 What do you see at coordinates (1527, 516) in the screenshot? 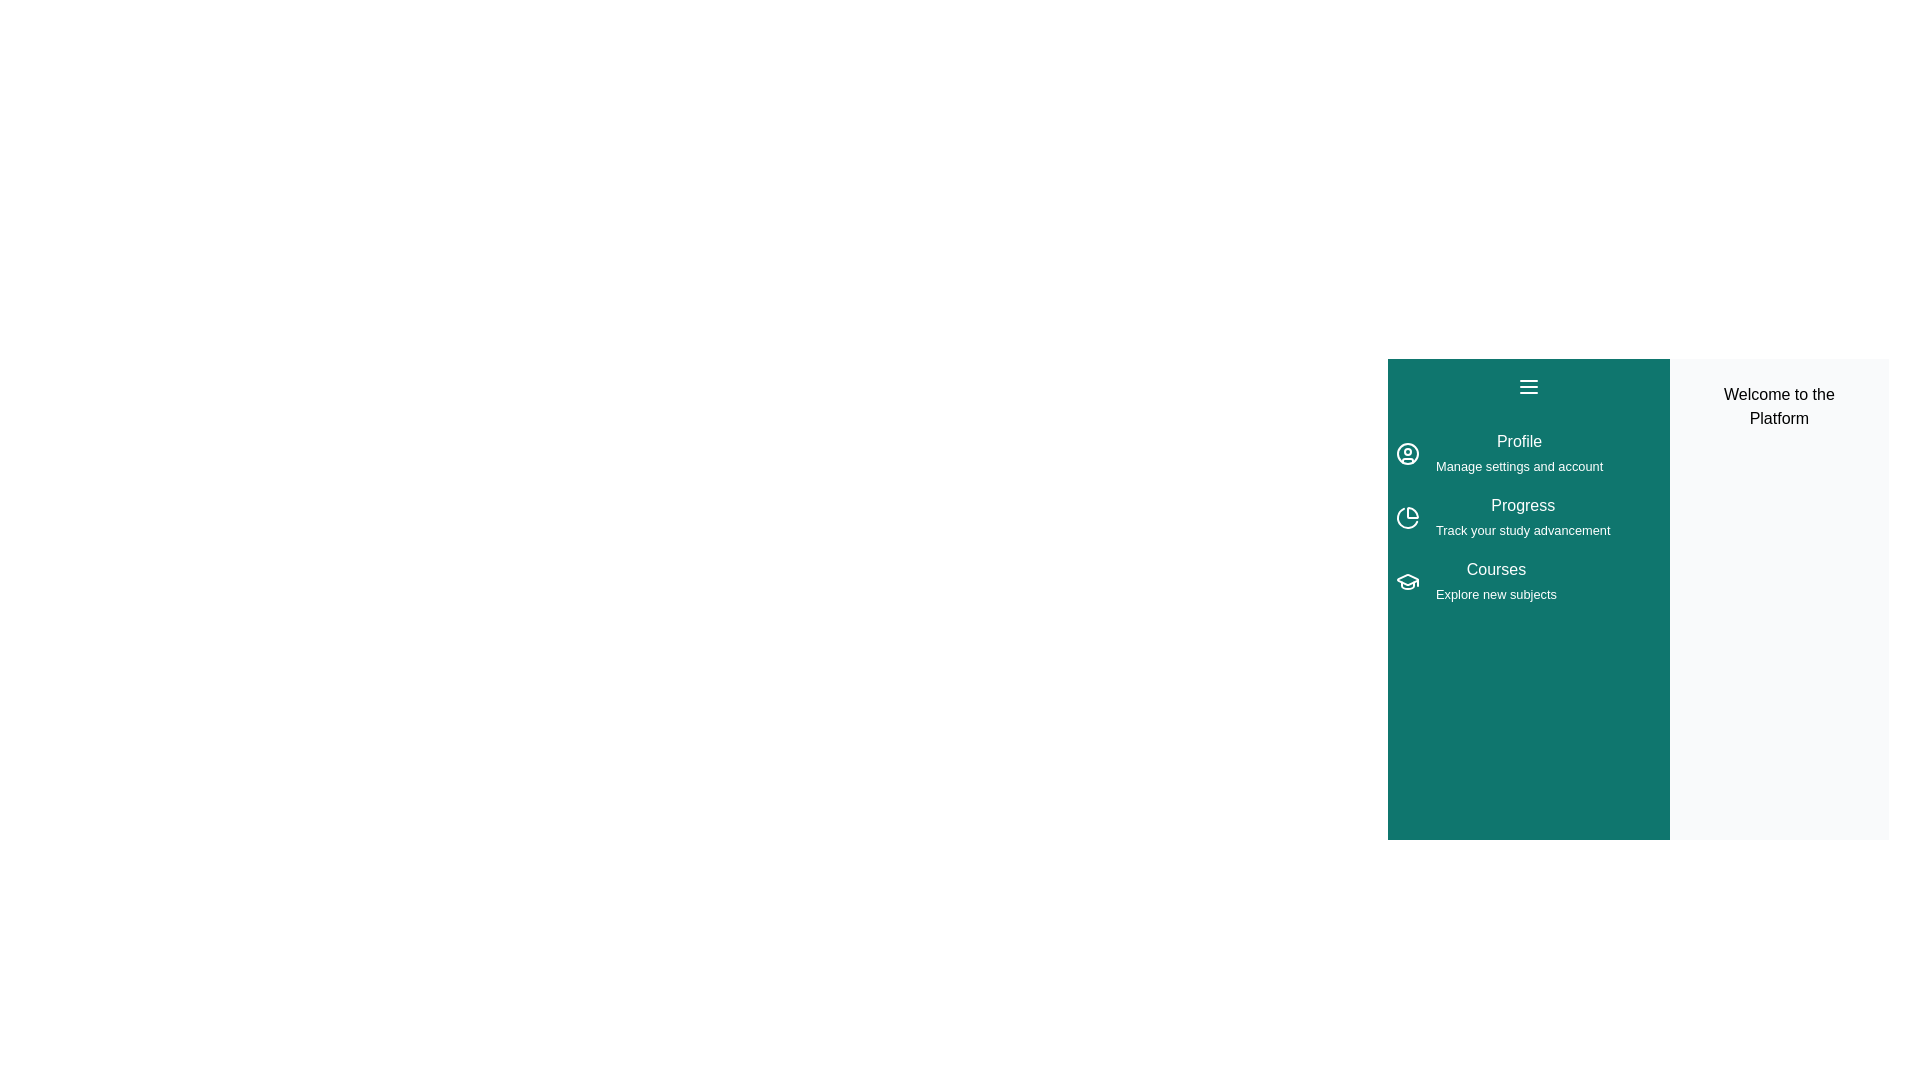
I see `the menu item Progress in the drawer` at bounding box center [1527, 516].